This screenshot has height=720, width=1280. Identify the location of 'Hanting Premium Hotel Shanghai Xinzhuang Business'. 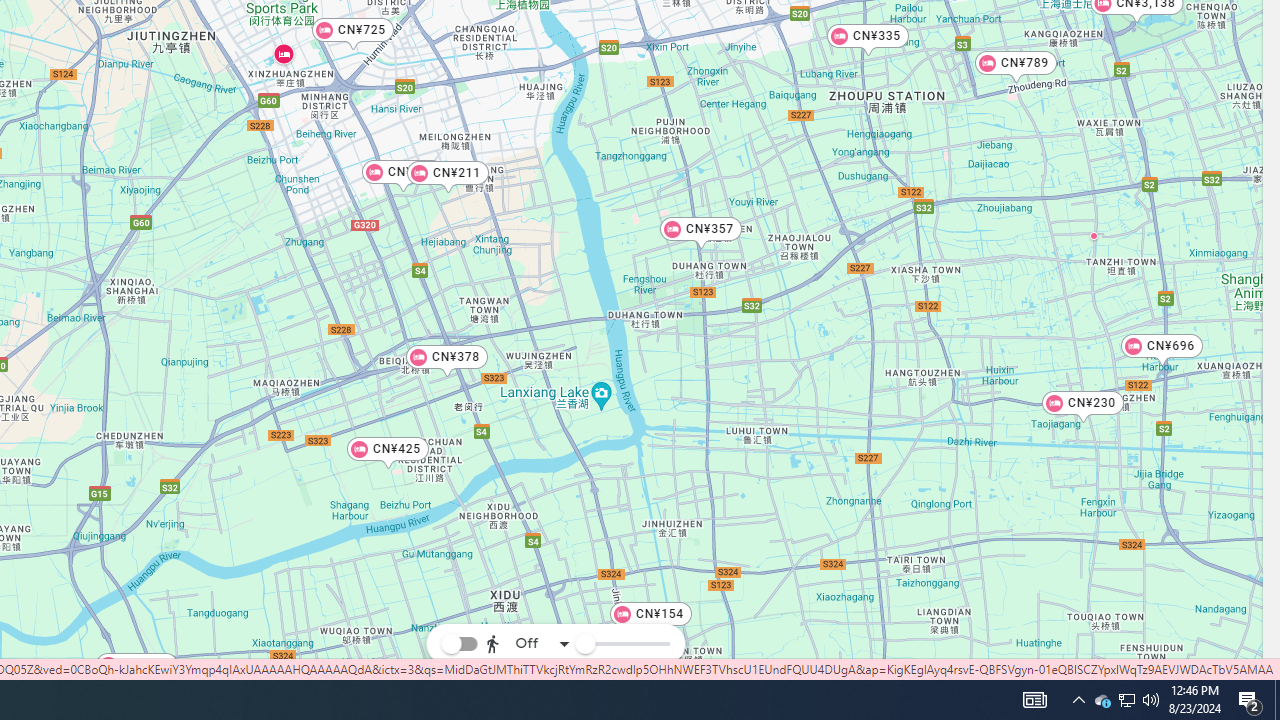
(282, 52).